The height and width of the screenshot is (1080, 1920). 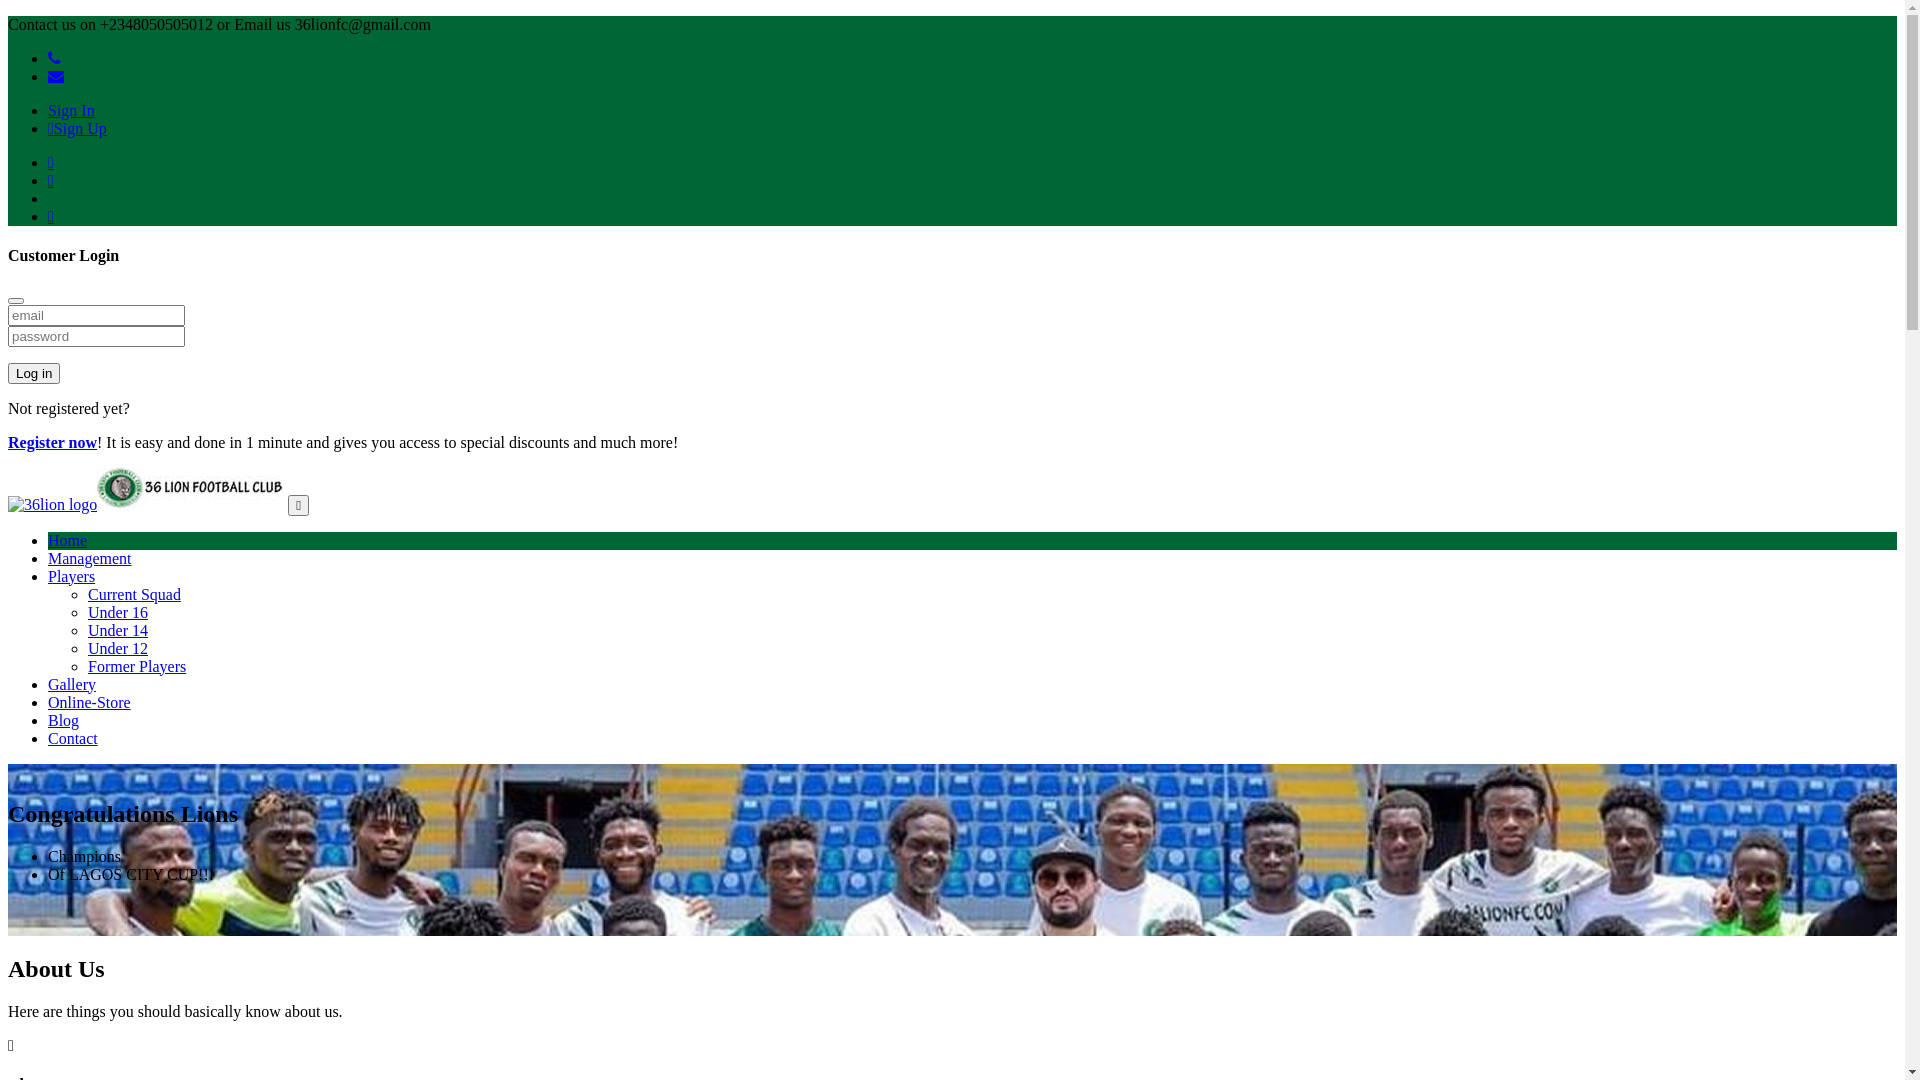 What do you see at coordinates (117, 611) in the screenshot?
I see `'Under 16'` at bounding box center [117, 611].